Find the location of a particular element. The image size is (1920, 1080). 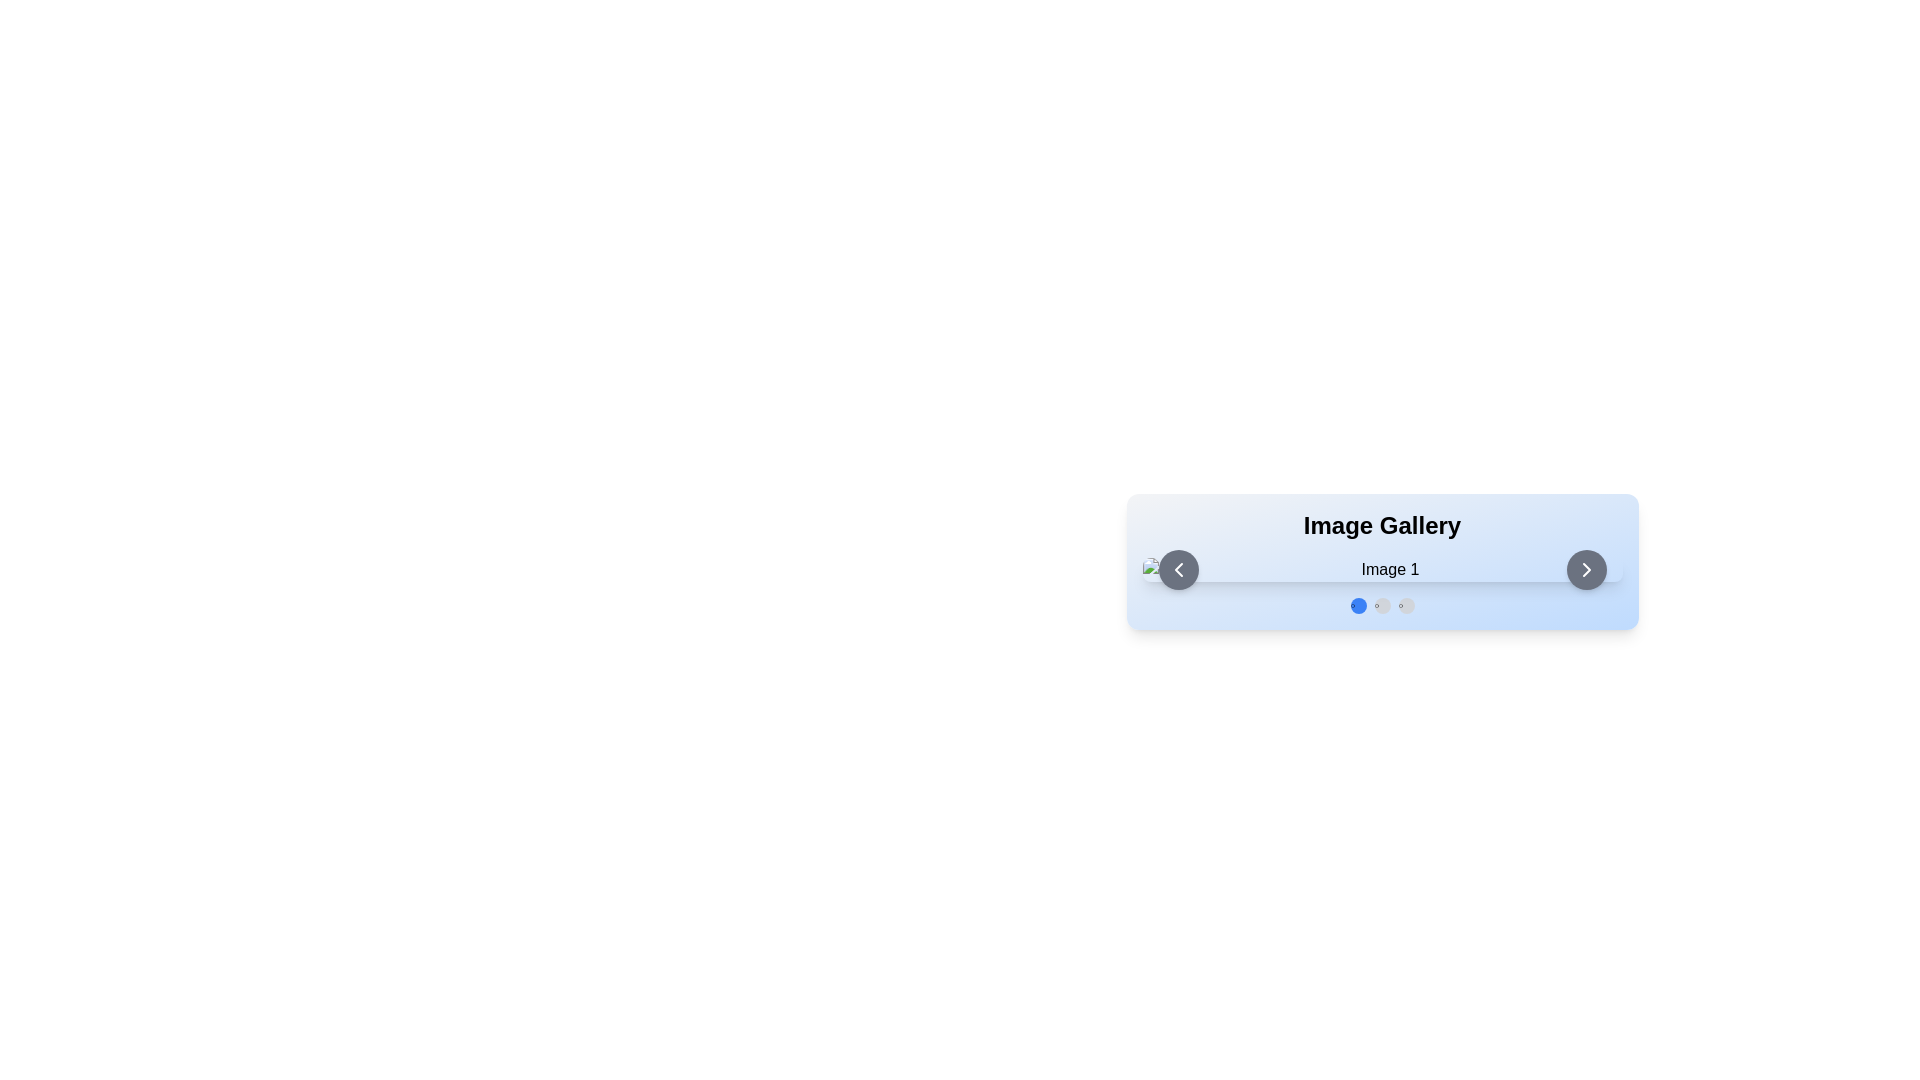

the navigation chevron icon located on the right side of the 'Image Gallery' component is located at coordinates (1585, 570).